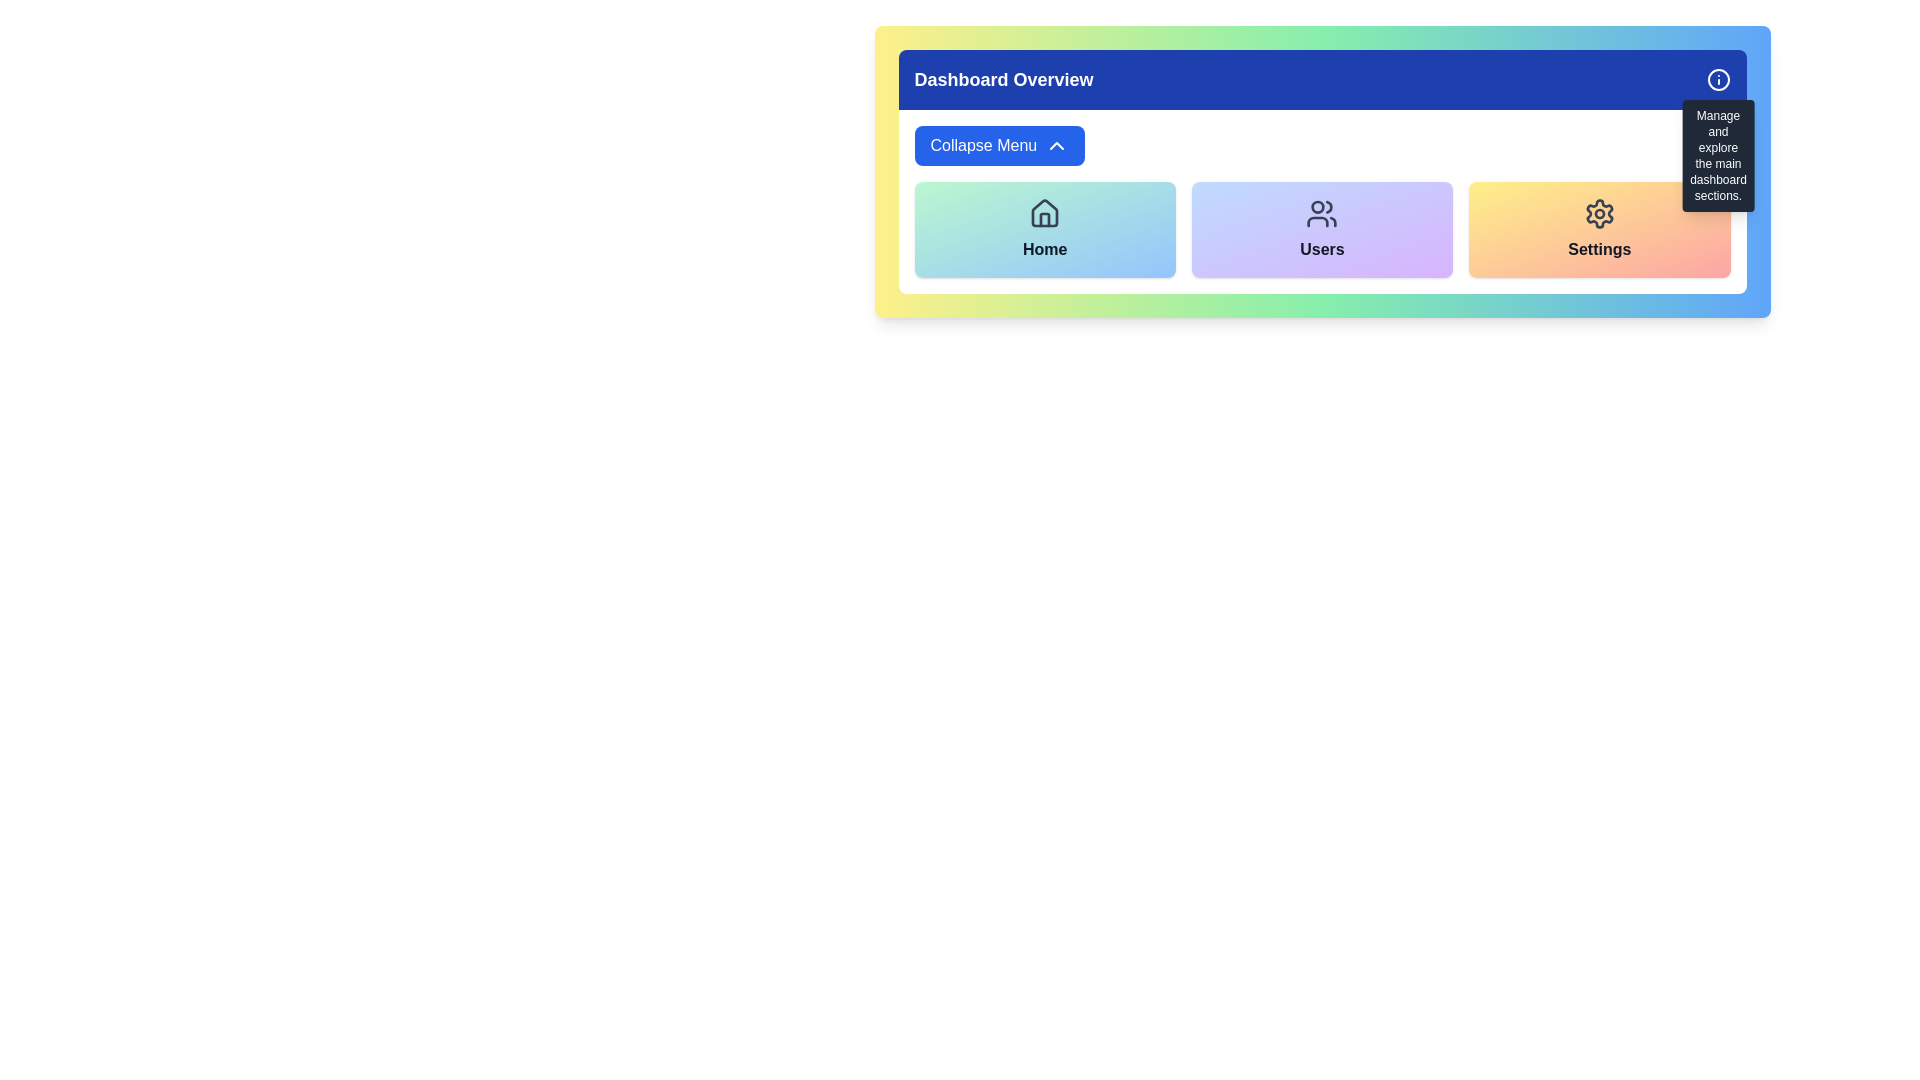  What do you see at coordinates (1056, 145) in the screenshot?
I see `the collapse menu icon located to the right of the 'Collapse Menu' button in the top-left region of the interface to indicate its collapsible nature` at bounding box center [1056, 145].